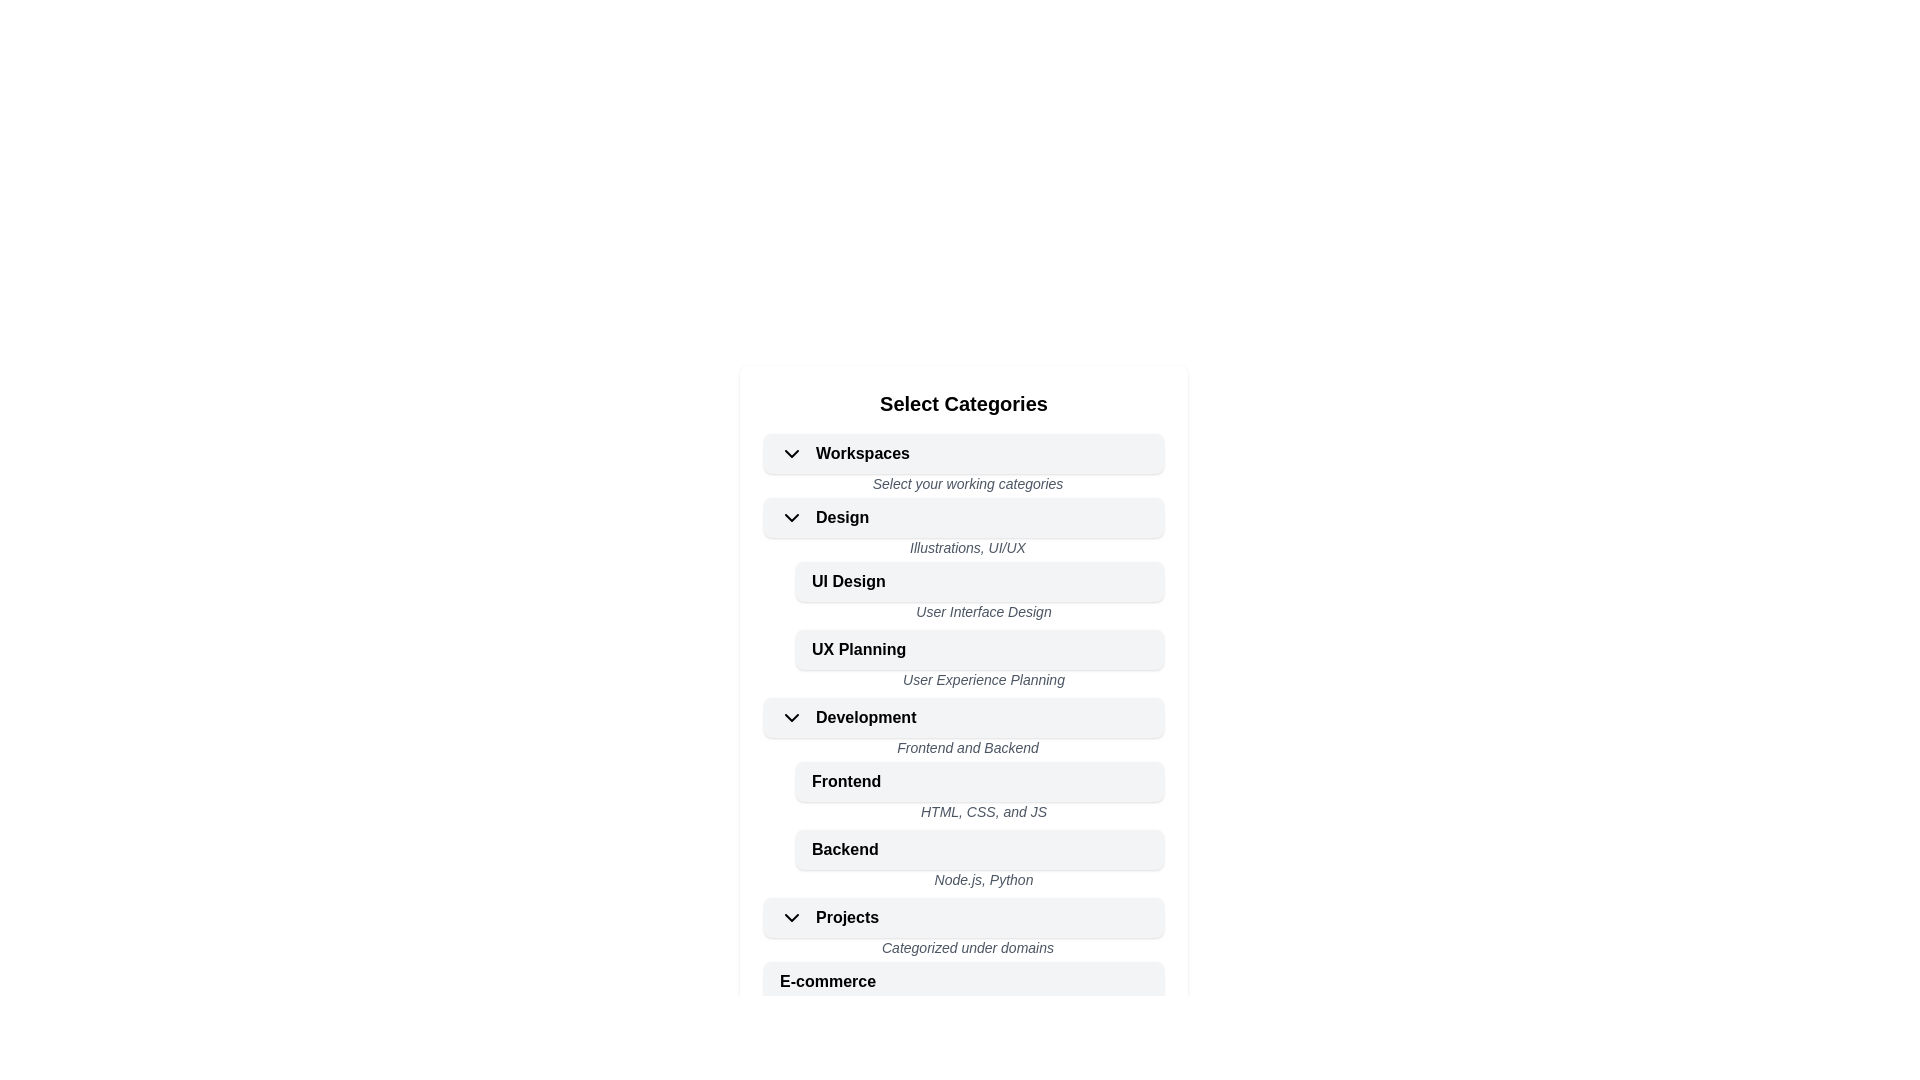 This screenshot has height=1080, width=1920. I want to click on the text label that contains 'Illustrations, UI/UX', styled in small italic gray font, located below the 'Design' title, so click(964, 550).